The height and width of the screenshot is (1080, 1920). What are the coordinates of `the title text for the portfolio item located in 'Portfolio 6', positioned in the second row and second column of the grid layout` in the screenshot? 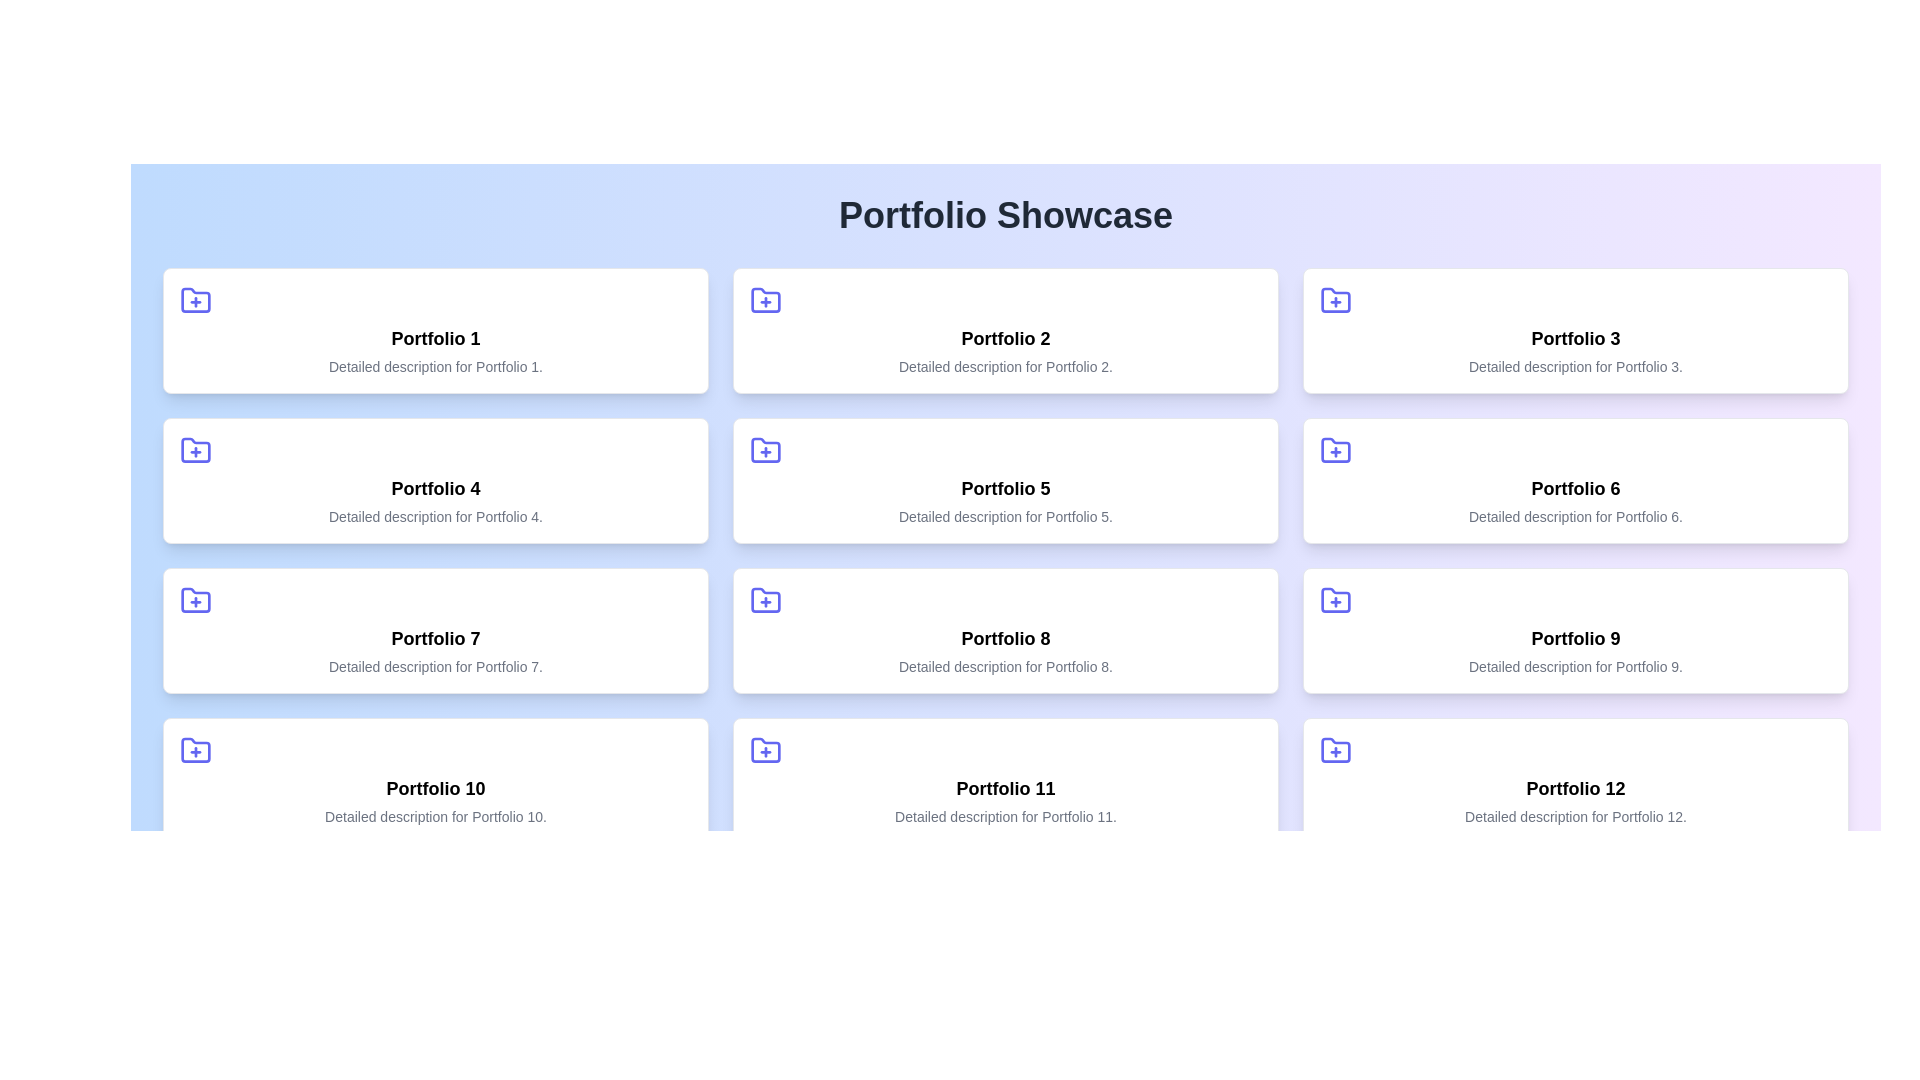 It's located at (1574, 489).